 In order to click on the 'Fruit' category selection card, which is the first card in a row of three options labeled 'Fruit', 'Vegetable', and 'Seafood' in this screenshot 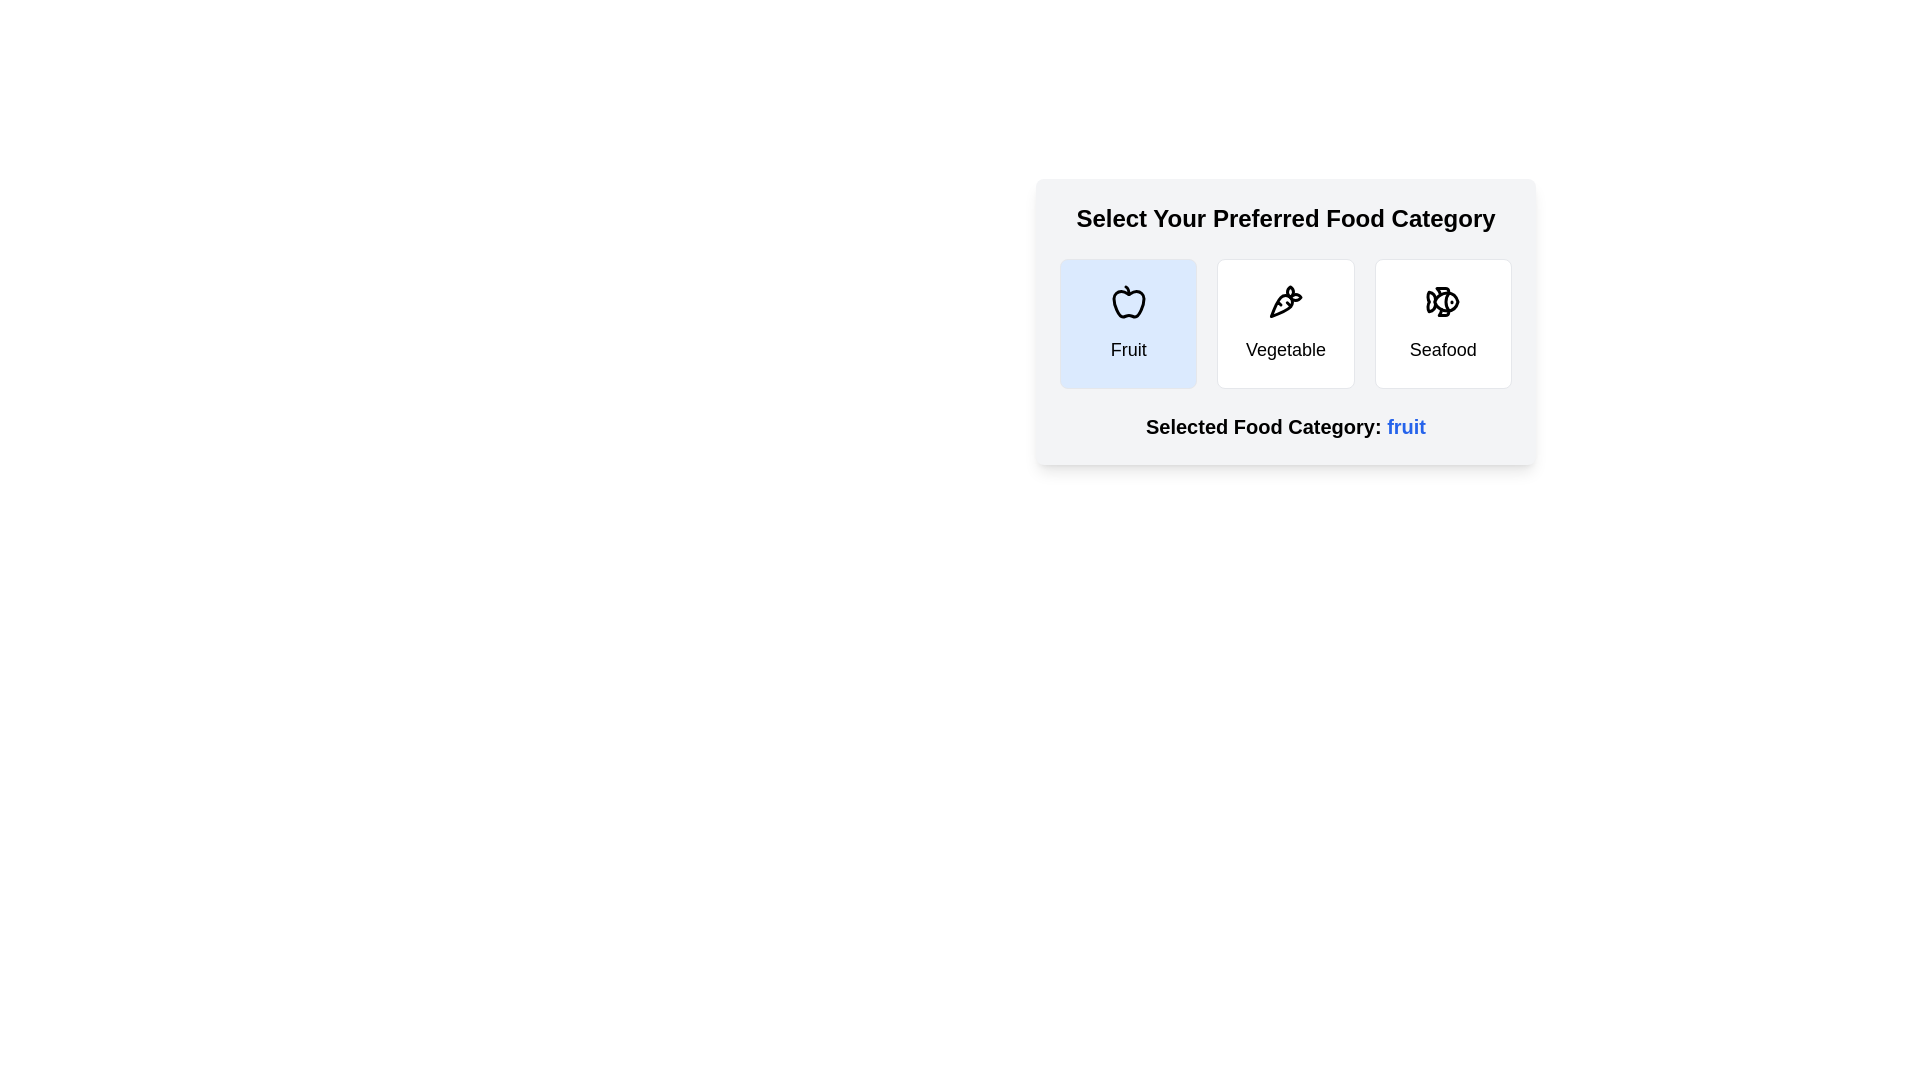, I will do `click(1128, 323)`.